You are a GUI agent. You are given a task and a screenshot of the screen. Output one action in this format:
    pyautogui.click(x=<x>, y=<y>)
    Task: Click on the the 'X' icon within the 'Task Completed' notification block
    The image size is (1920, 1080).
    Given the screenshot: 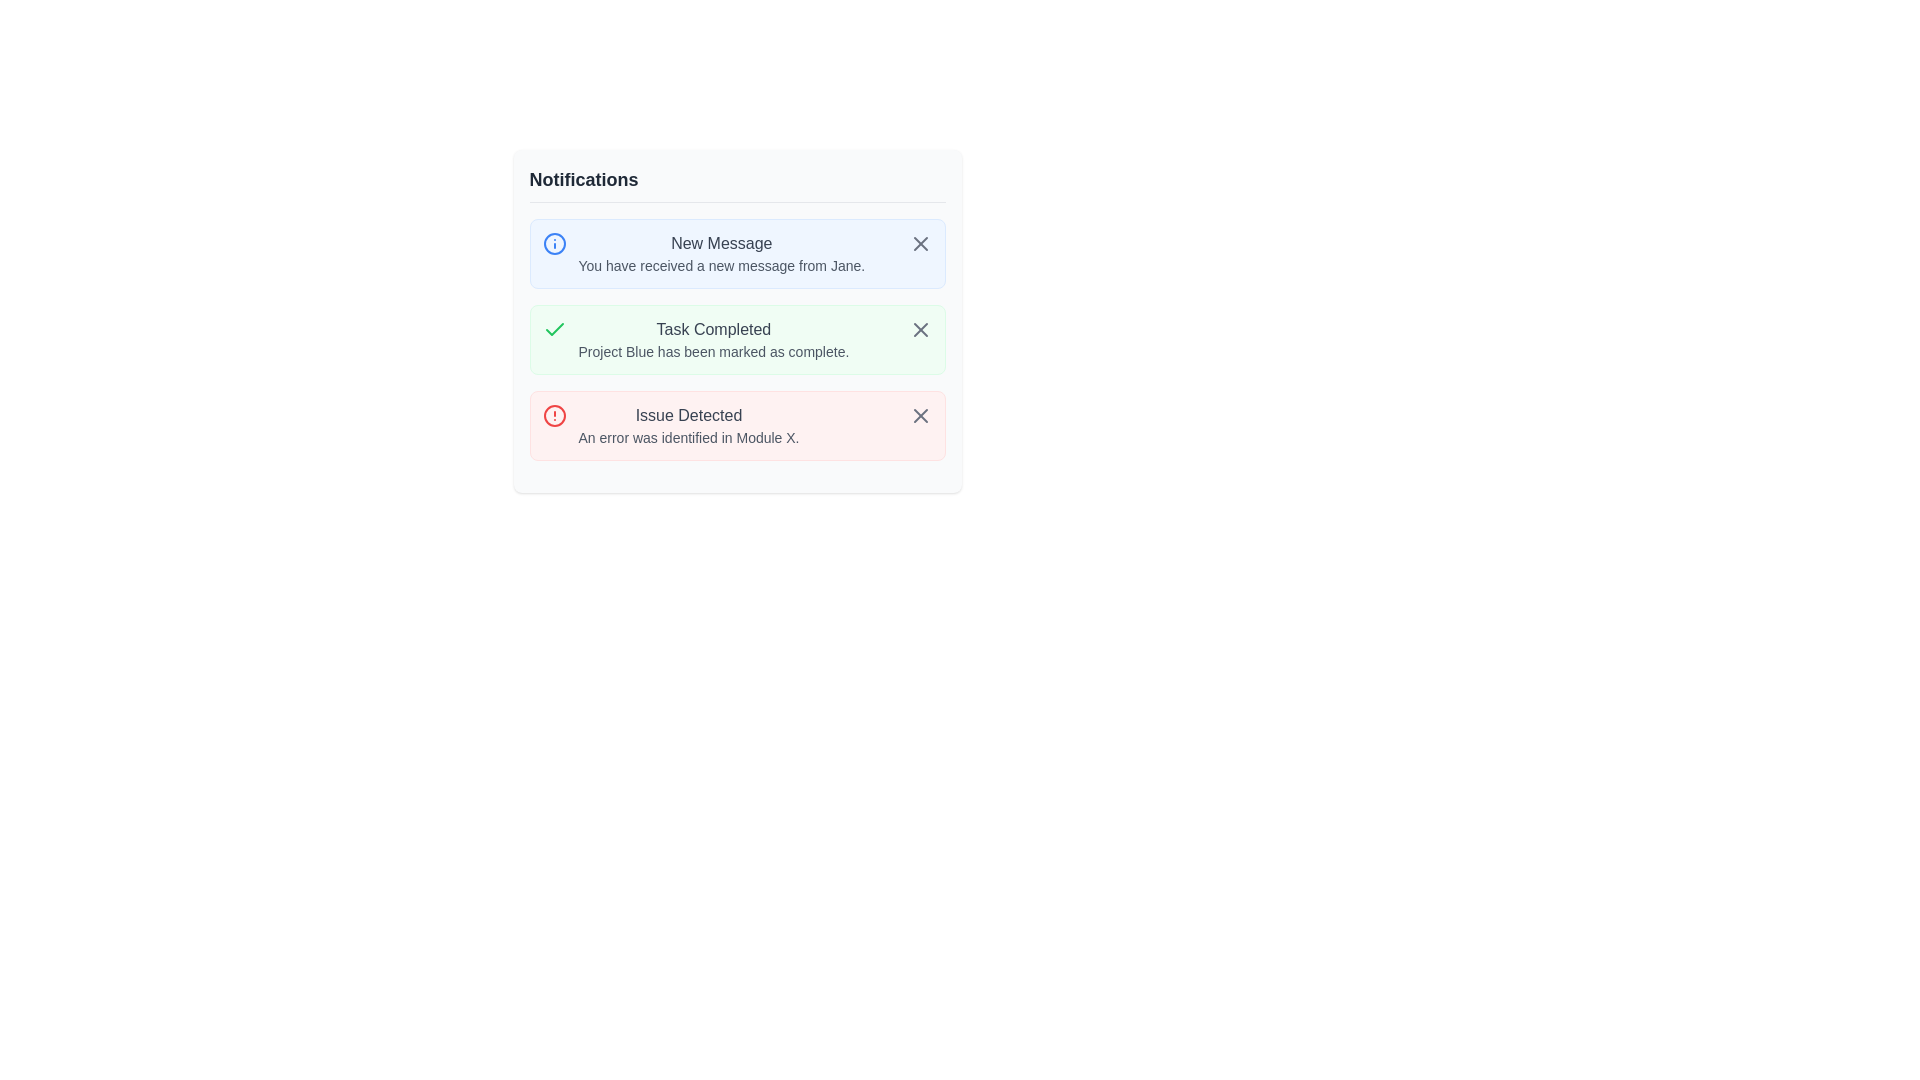 What is the action you would take?
    pyautogui.click(x=919, y=415)
    